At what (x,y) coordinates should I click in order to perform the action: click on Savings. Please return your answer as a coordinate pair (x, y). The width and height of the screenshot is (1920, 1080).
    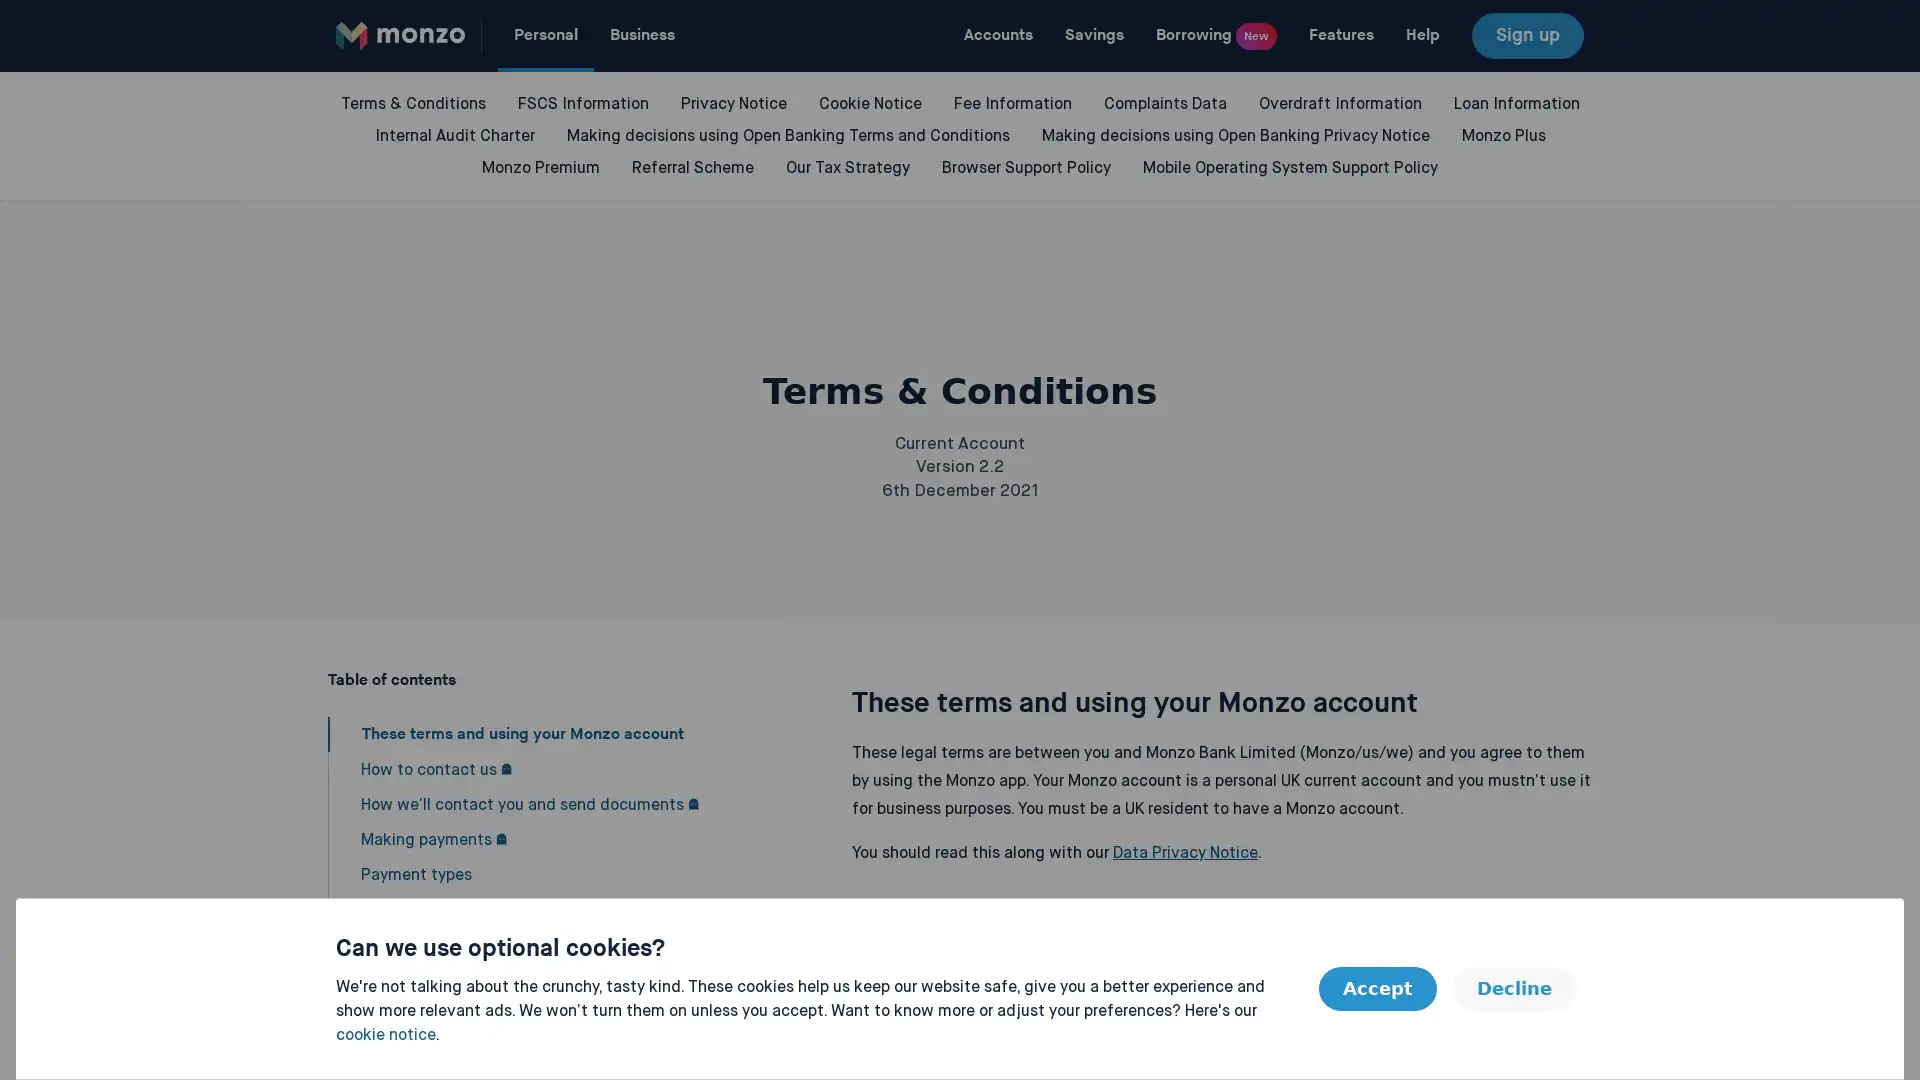
    Looking at the image, I should click on (1093, 35).